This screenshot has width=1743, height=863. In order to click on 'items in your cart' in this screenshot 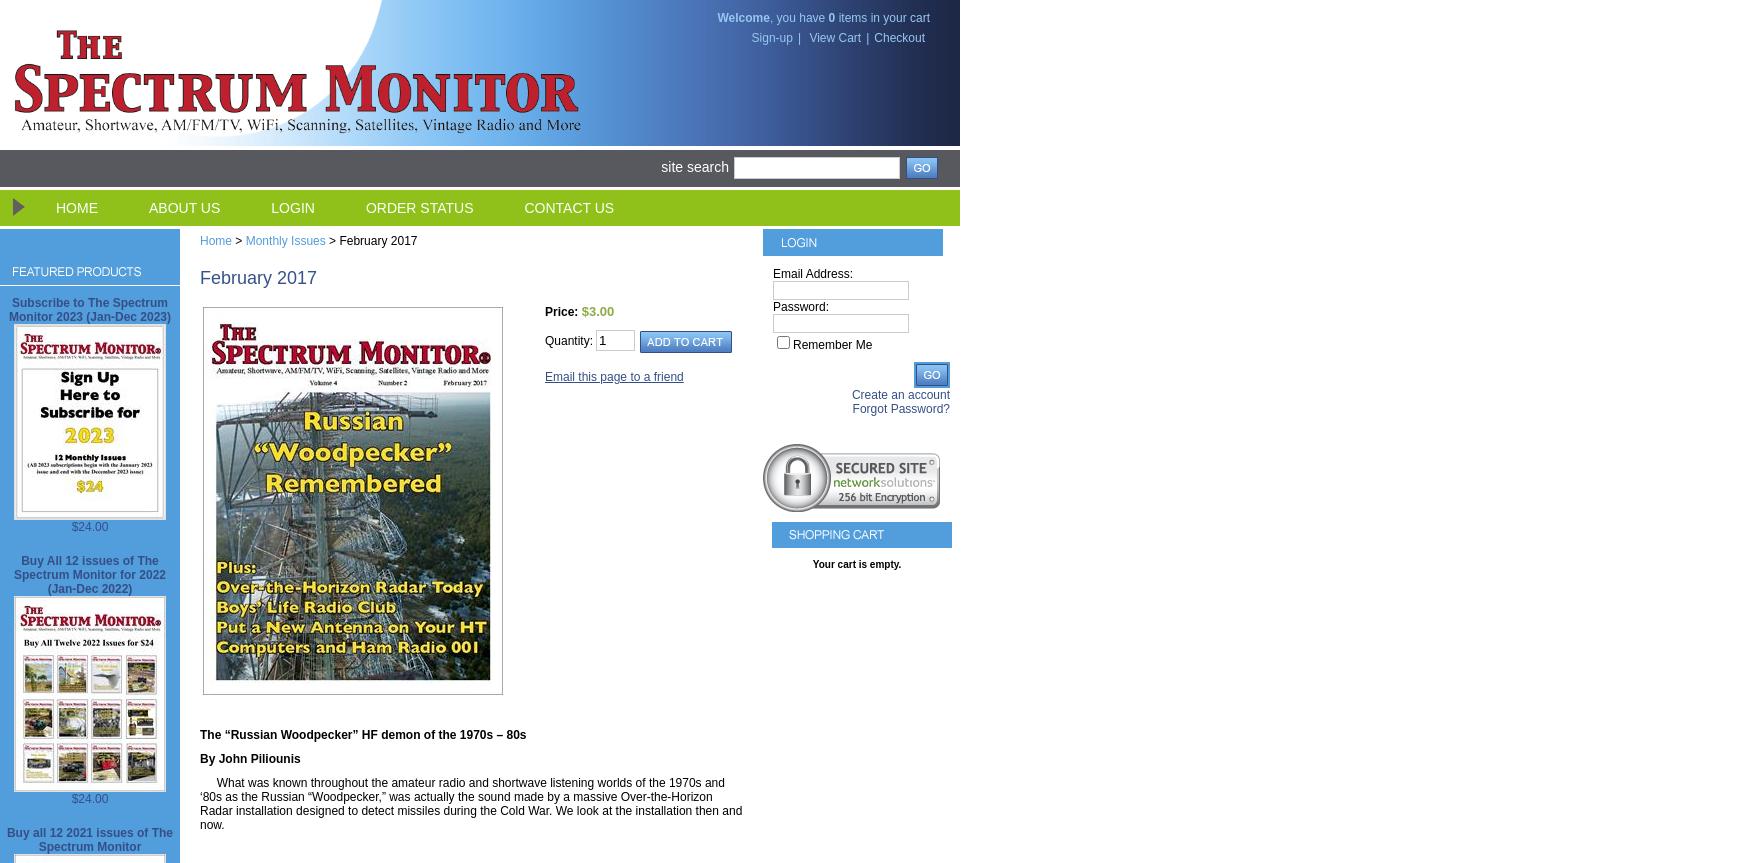, I will do `click(882, 18)`.